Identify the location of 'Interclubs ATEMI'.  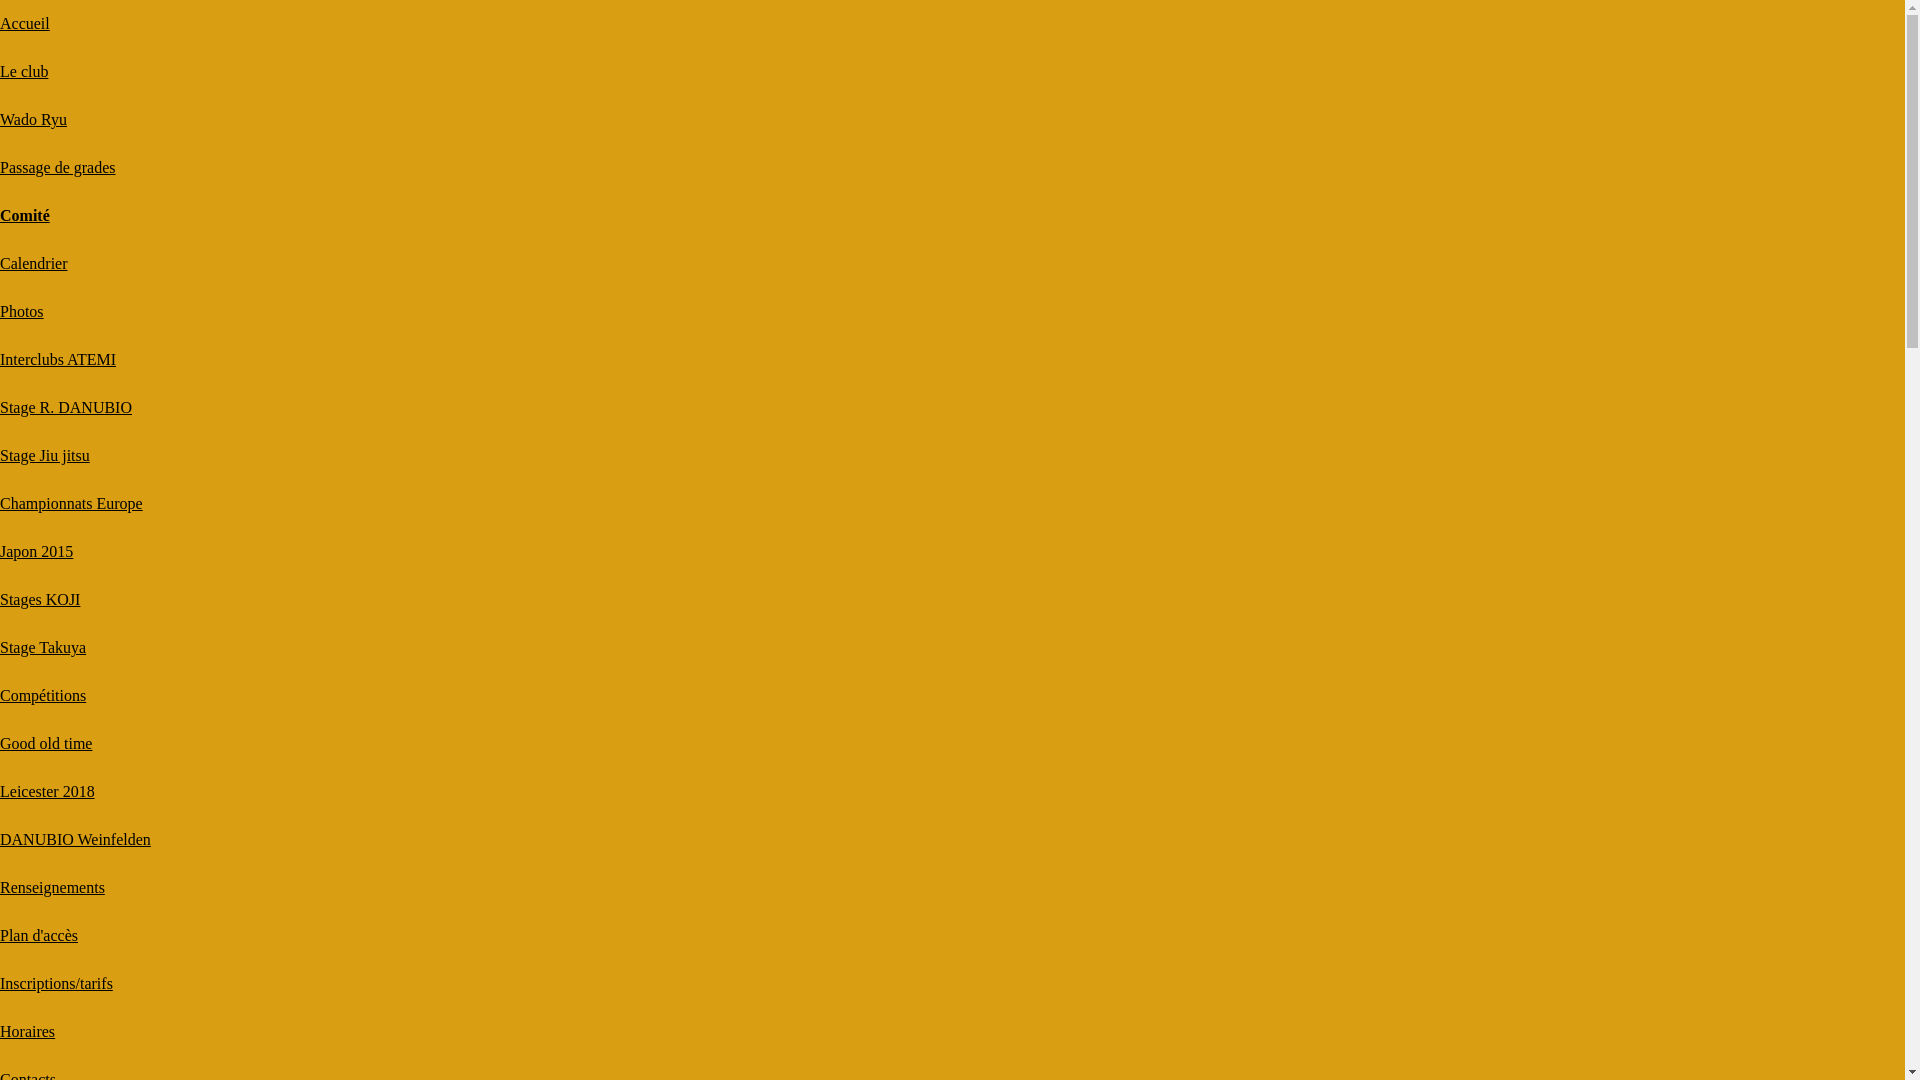
(57, 358).